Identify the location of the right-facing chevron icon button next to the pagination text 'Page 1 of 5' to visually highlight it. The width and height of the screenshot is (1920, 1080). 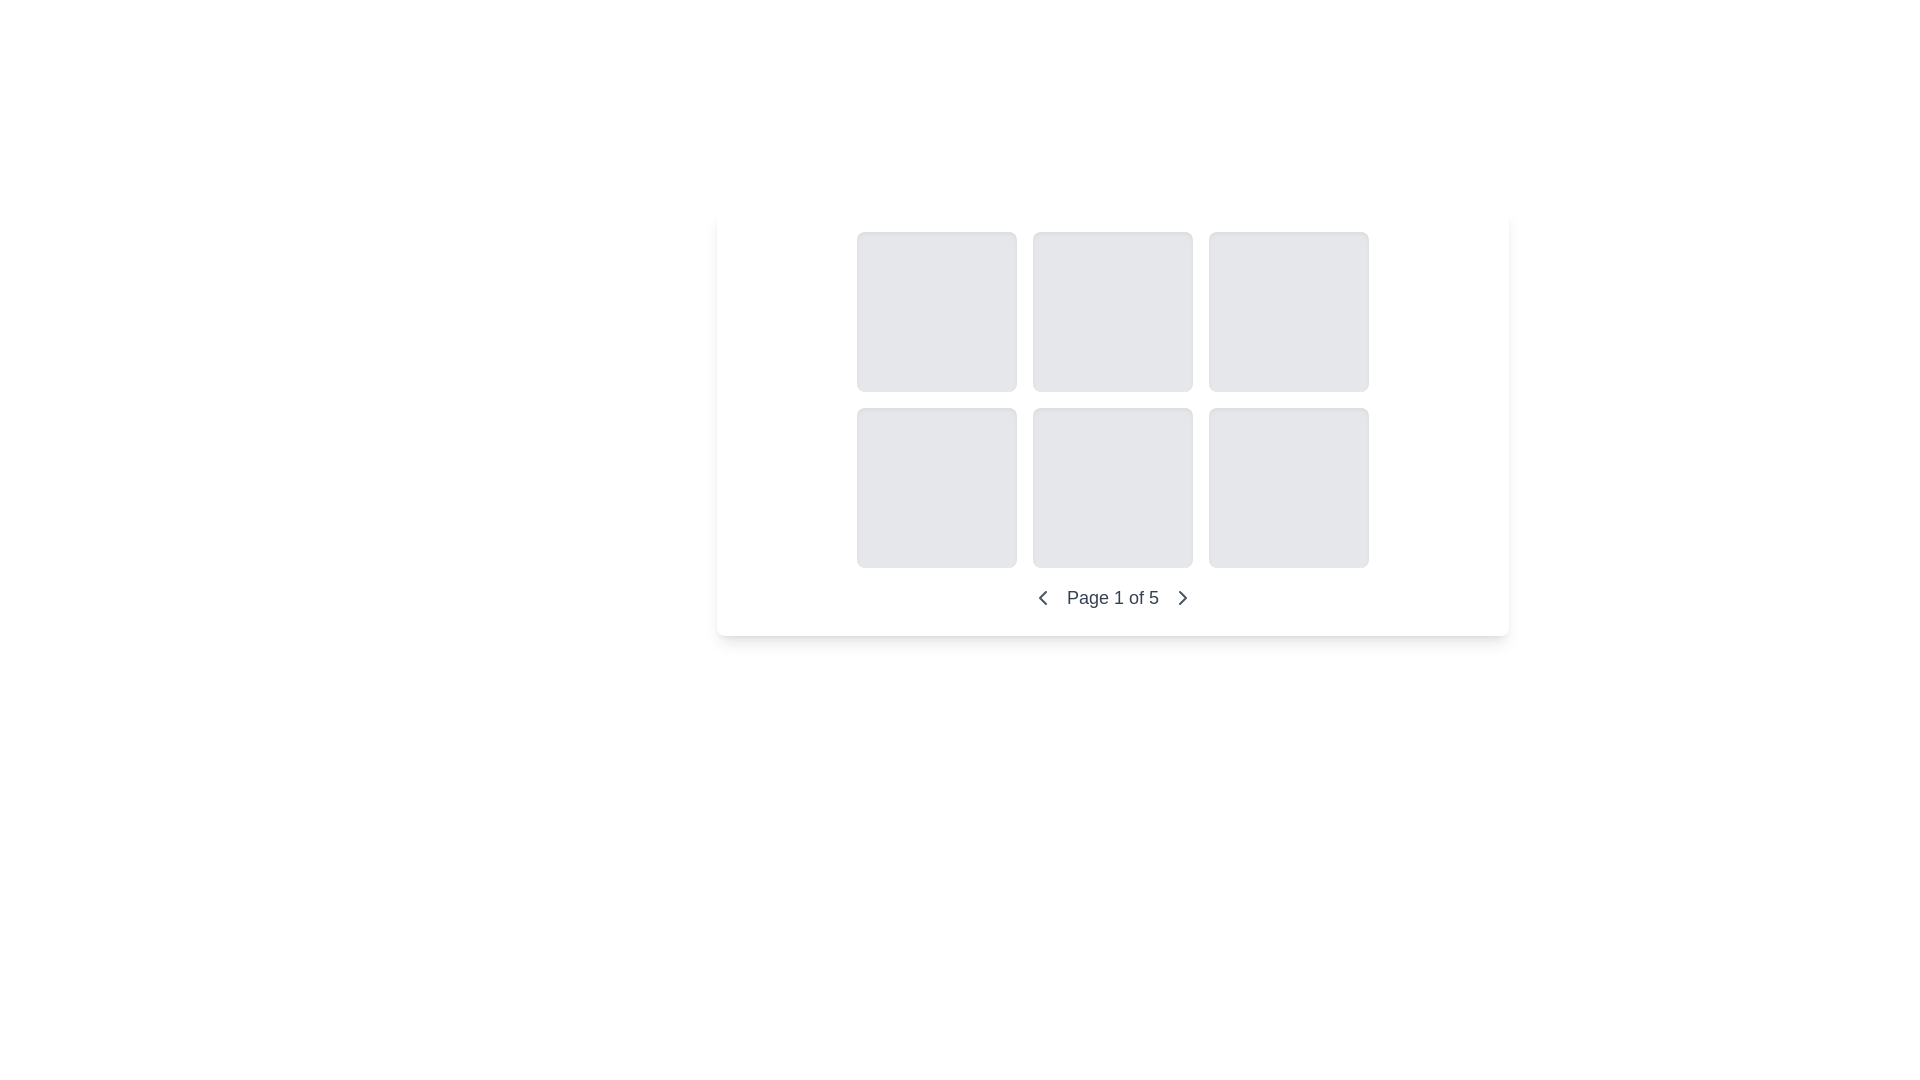
(1183, 596).